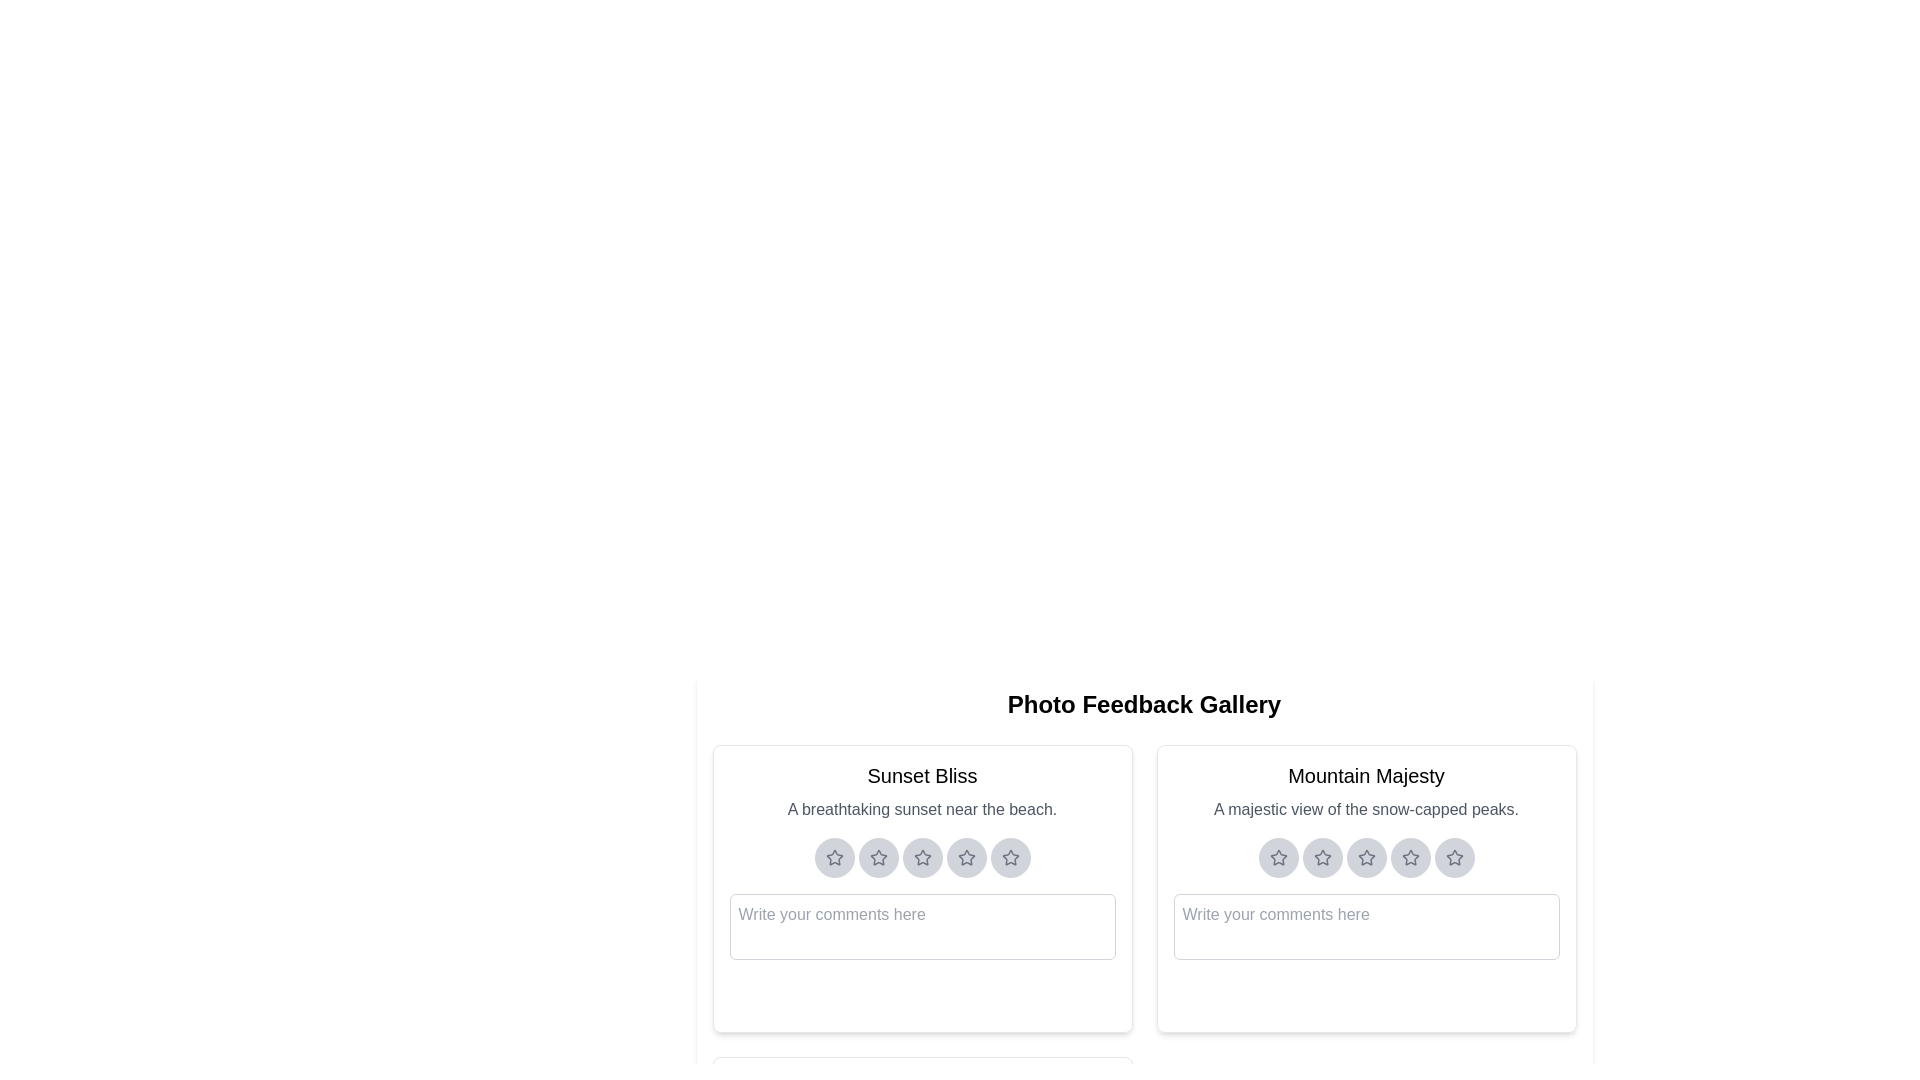 The image size is (1920, 1080). What do you see at coordinates (1454, 856) in the screenshot?
I see `the fifth star icon in the 'Mountain Majesty' feedback section to visualize interactivity` at bounding box center [1454, 856].